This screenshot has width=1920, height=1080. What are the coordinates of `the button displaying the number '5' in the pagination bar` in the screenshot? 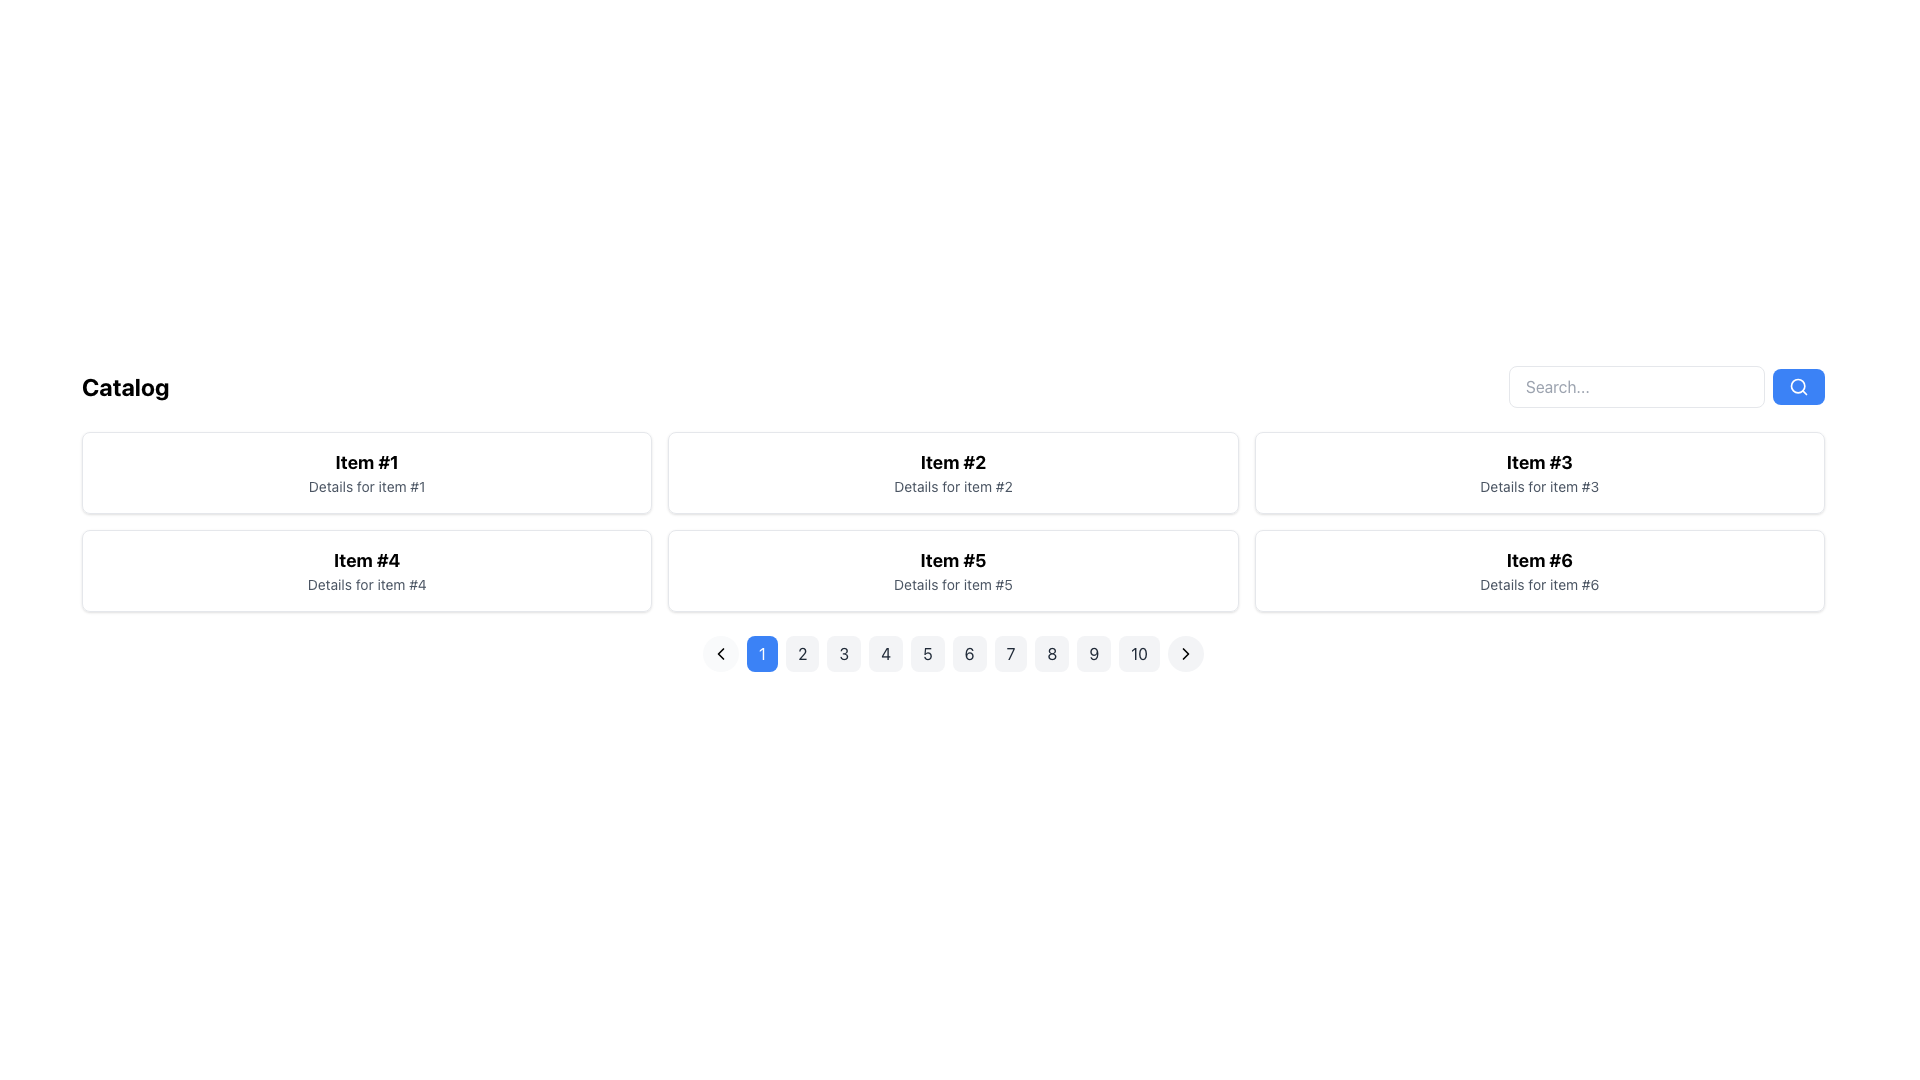 It's located at (926, 654).